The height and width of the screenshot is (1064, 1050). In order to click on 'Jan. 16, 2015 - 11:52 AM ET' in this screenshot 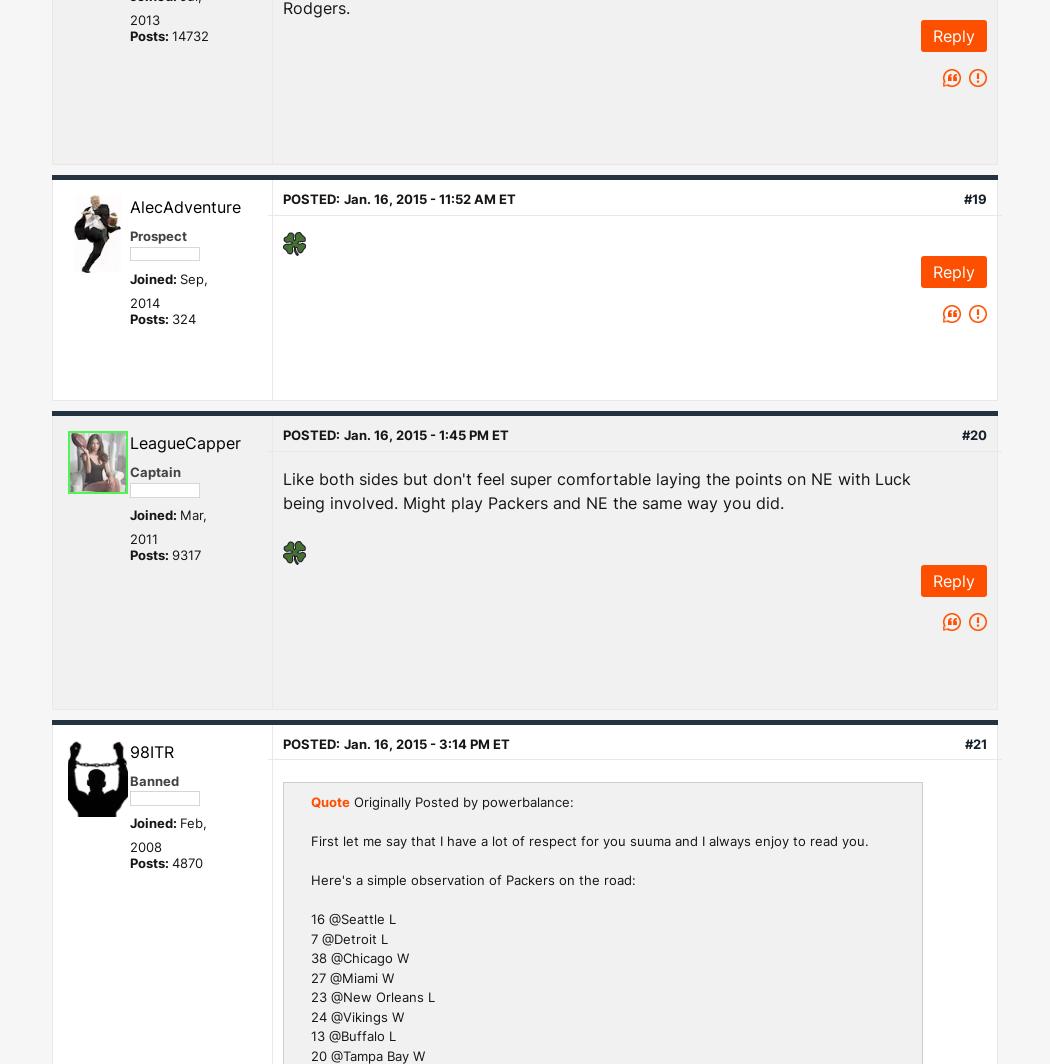, I will do `click(428, 198)`.